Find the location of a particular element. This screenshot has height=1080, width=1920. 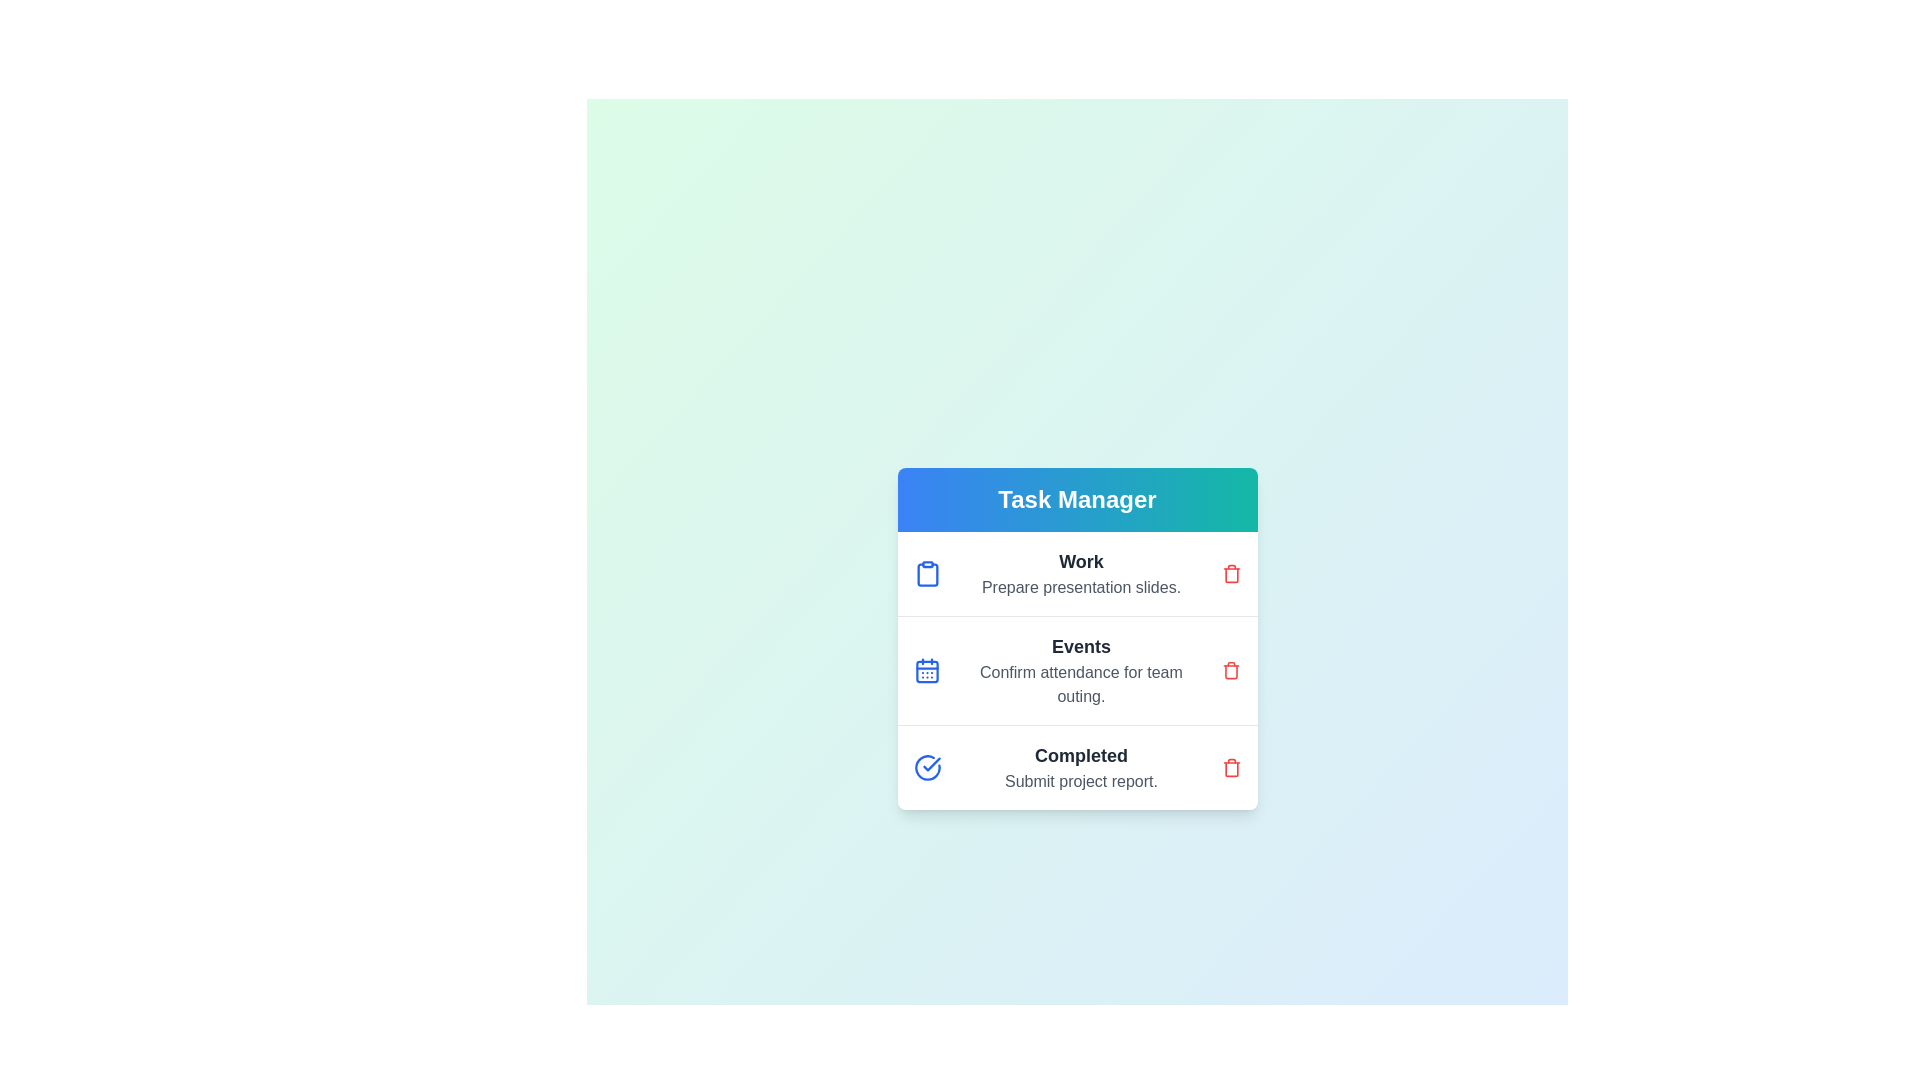

the trash icon for the task with ID 2 to remove it from the list is located at coordinates (1230, 671).